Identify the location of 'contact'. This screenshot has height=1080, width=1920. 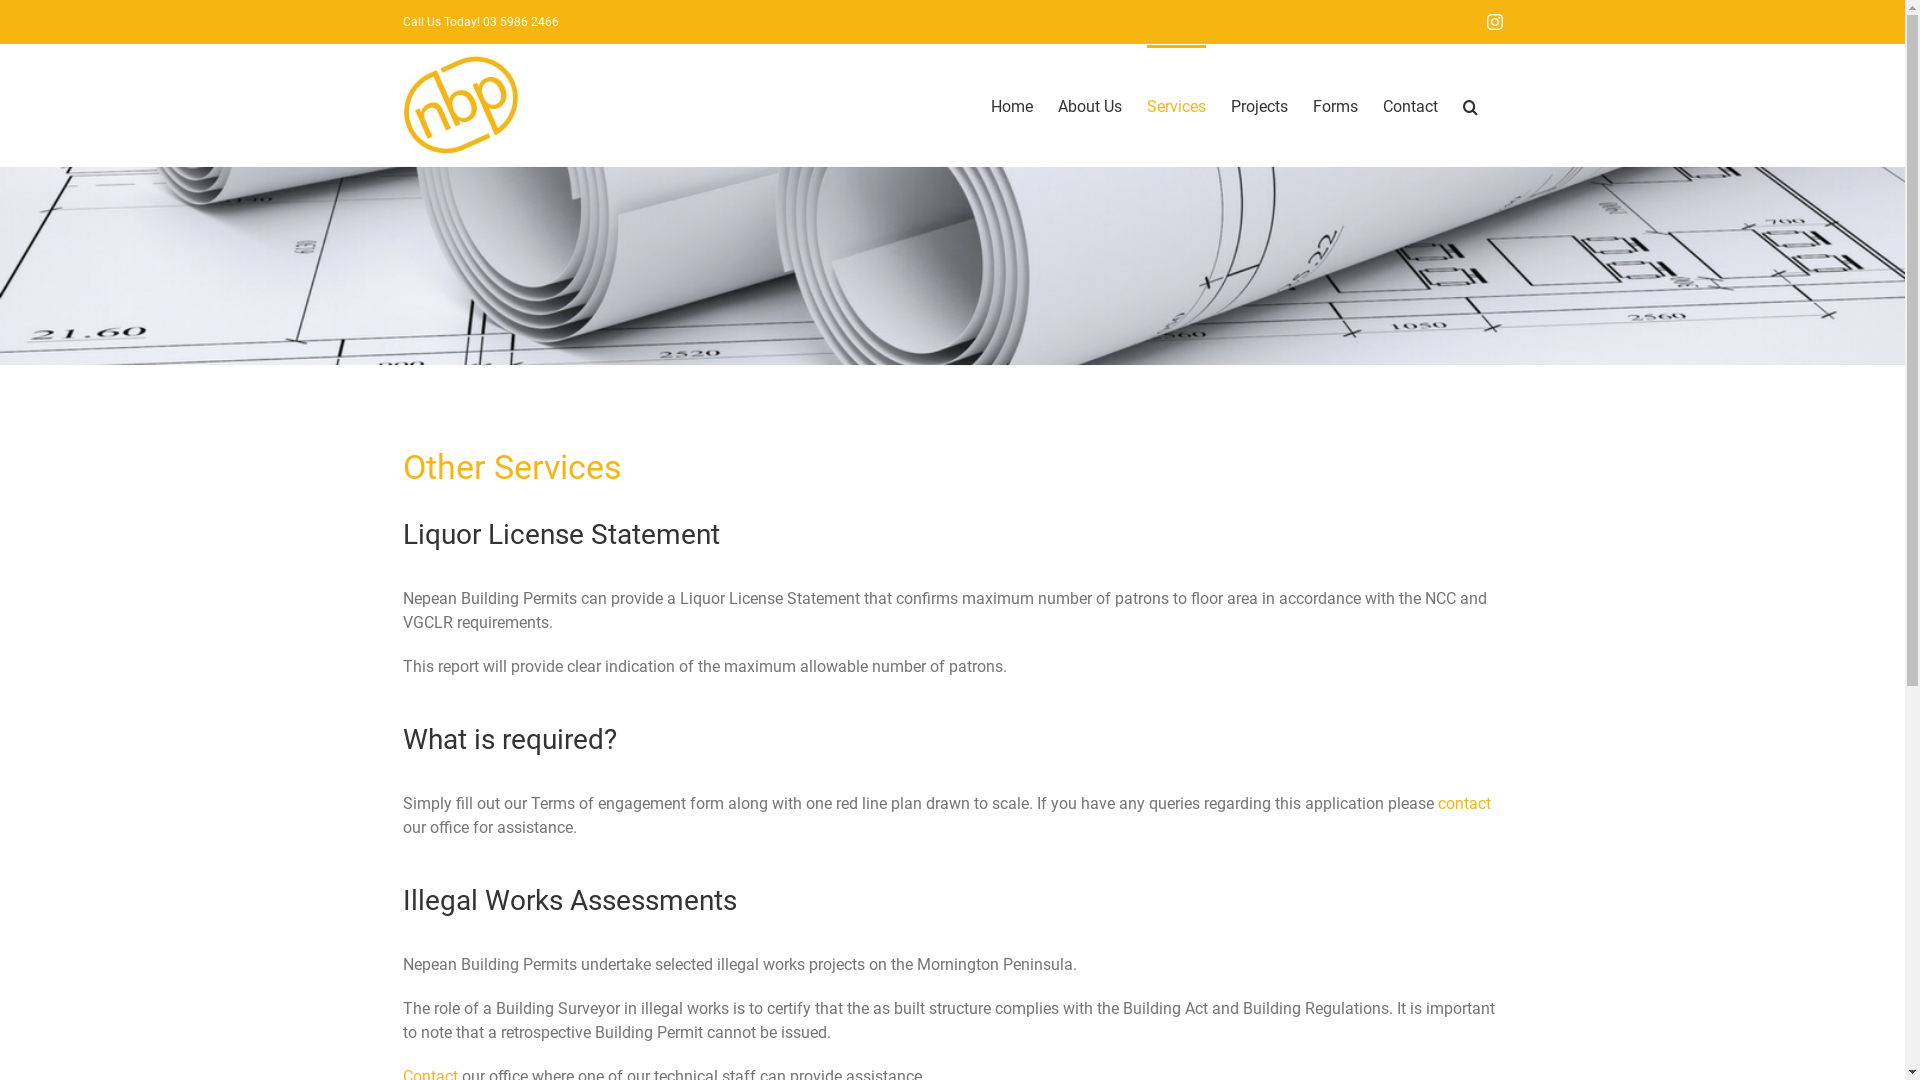
(1464, 802).